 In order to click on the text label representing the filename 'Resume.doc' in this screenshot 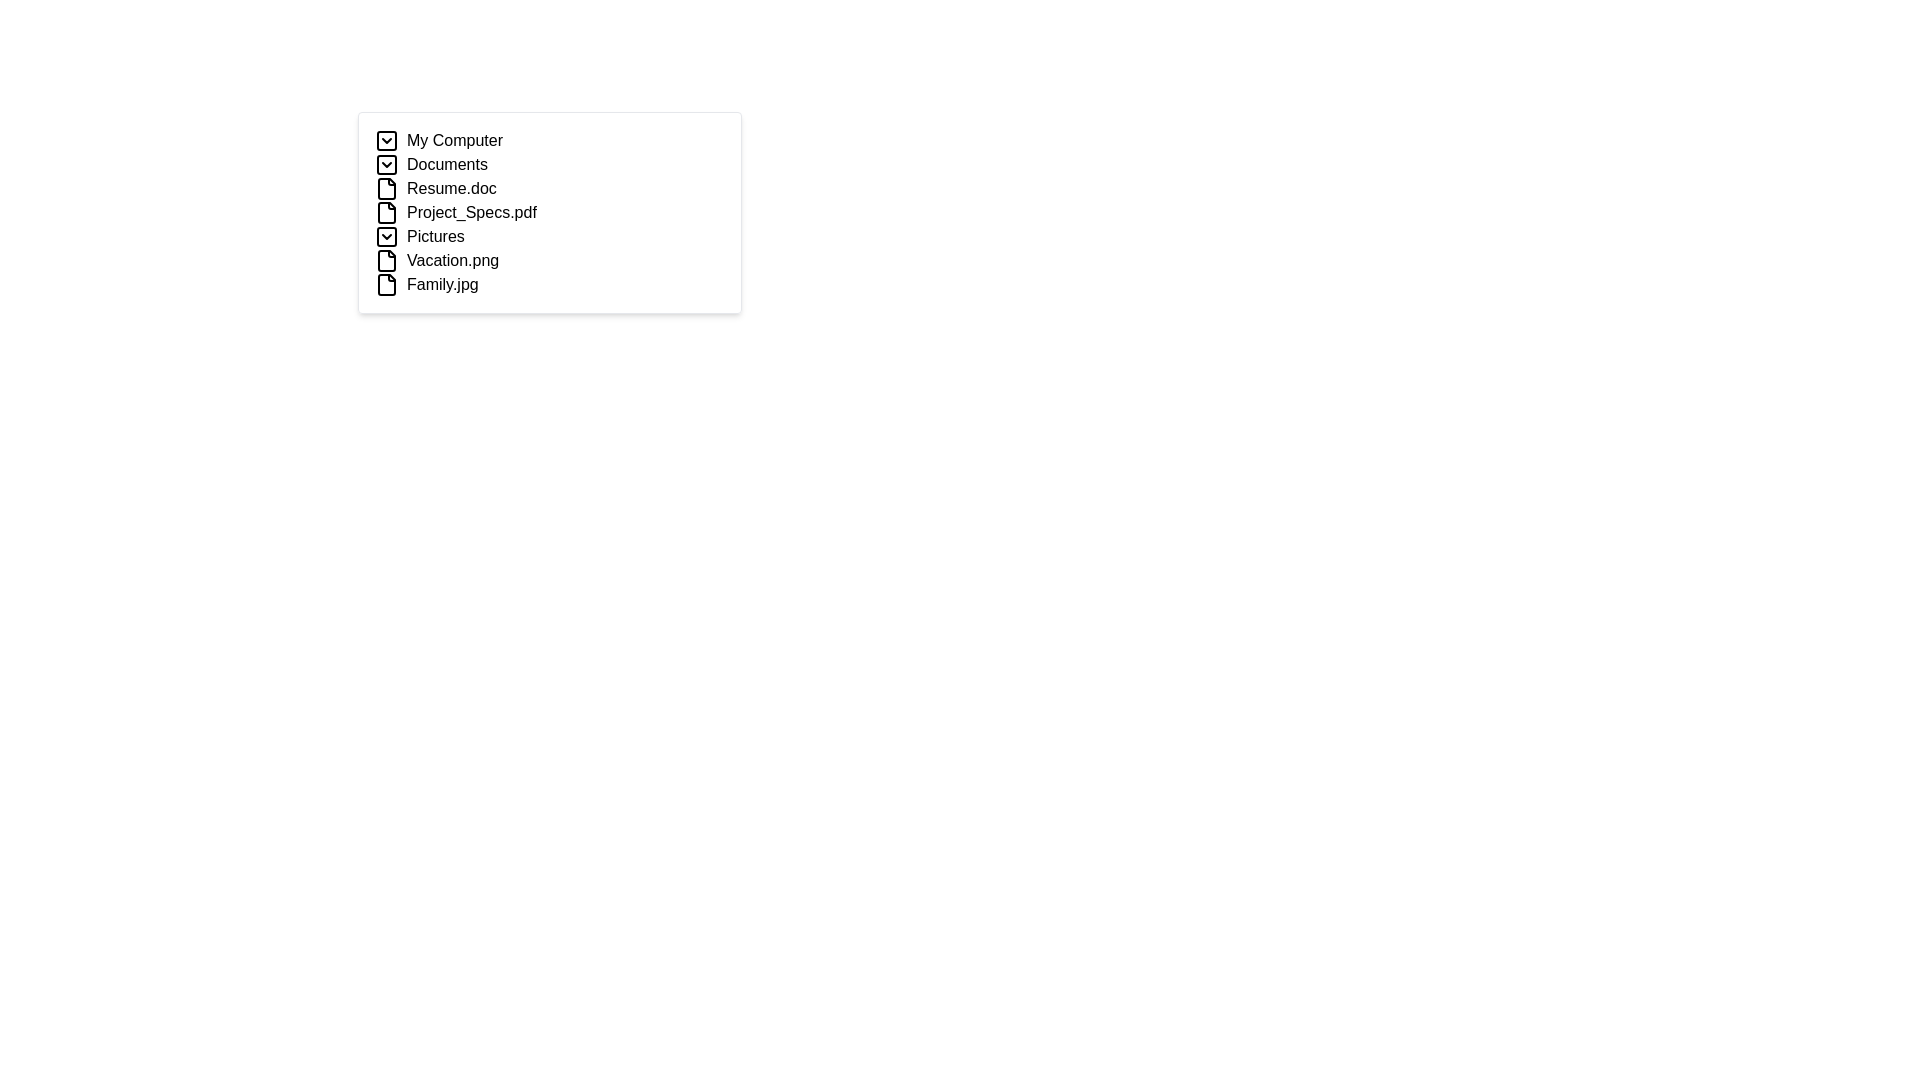, I will do `click(450, 189)`.